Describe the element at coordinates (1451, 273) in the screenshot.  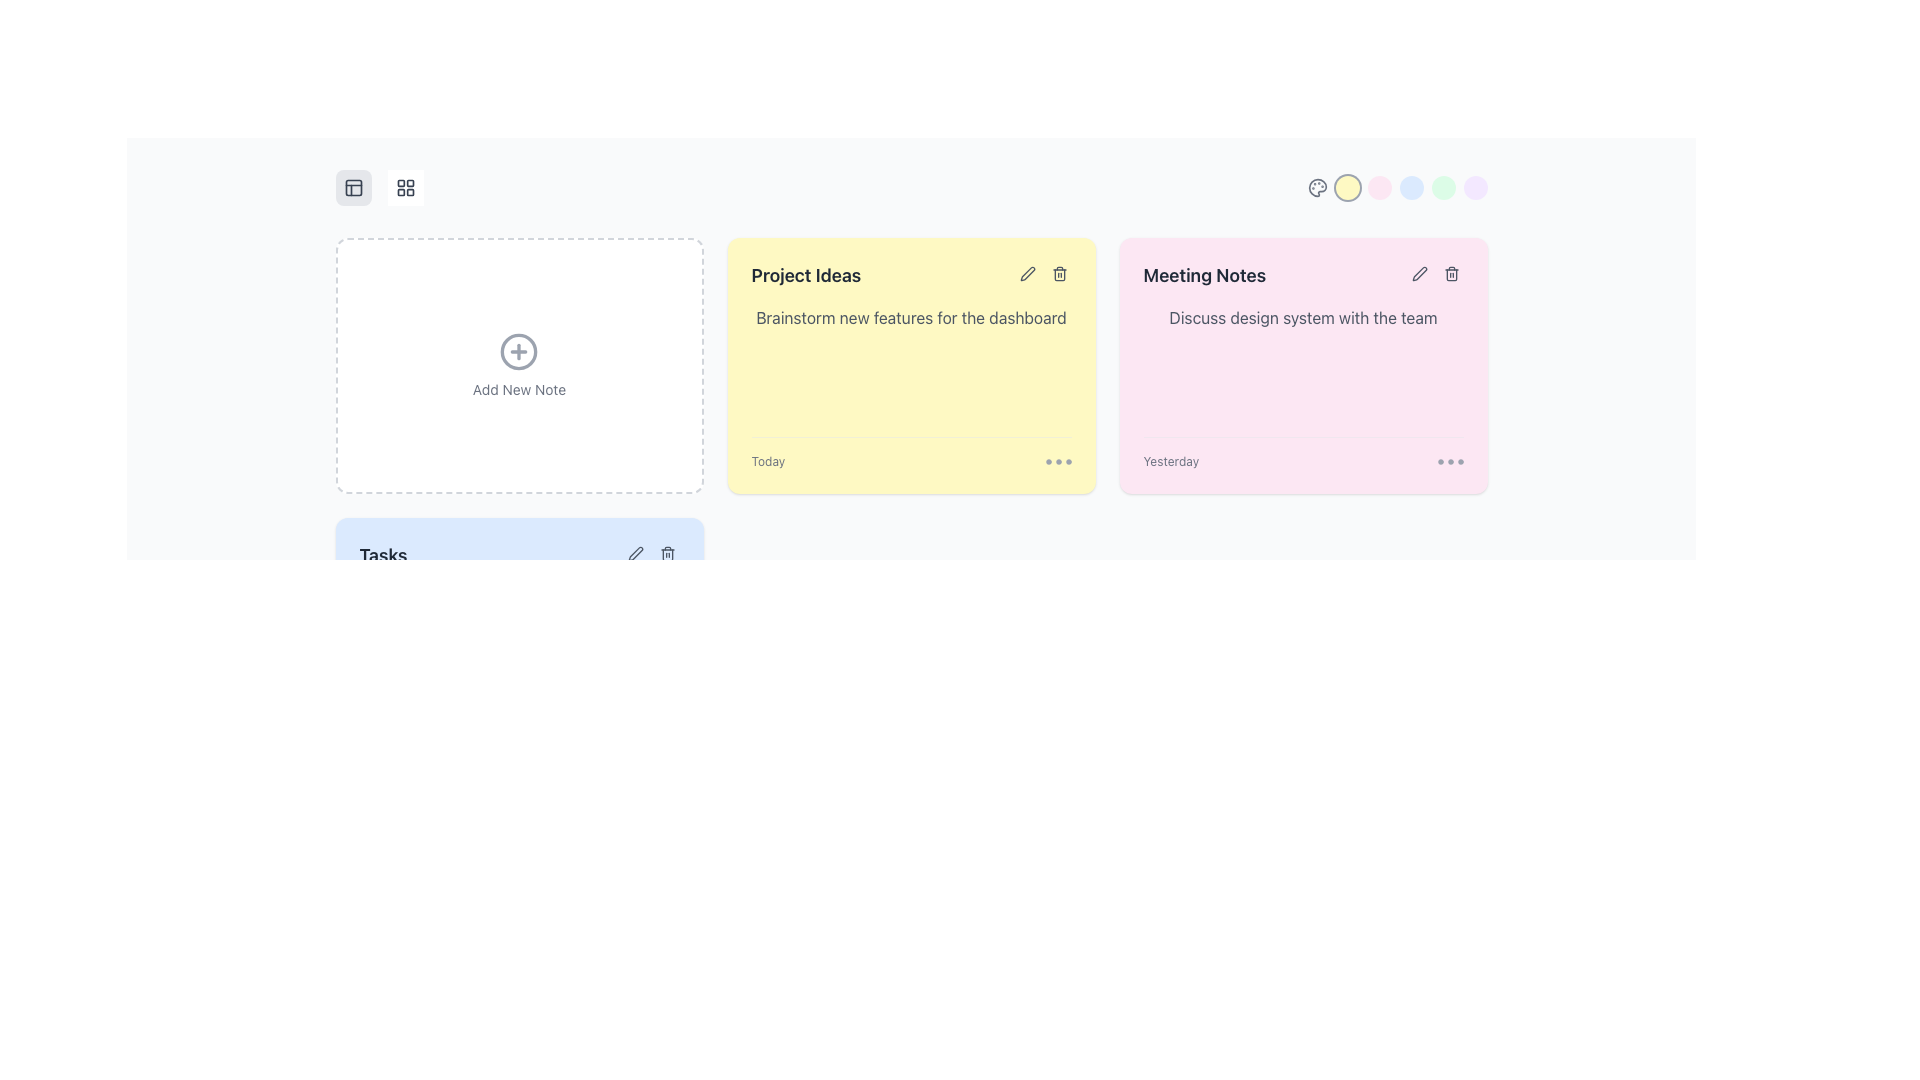
I see `the delete button with a trash can icon located within the 'Meeting Notes' card` at that location.